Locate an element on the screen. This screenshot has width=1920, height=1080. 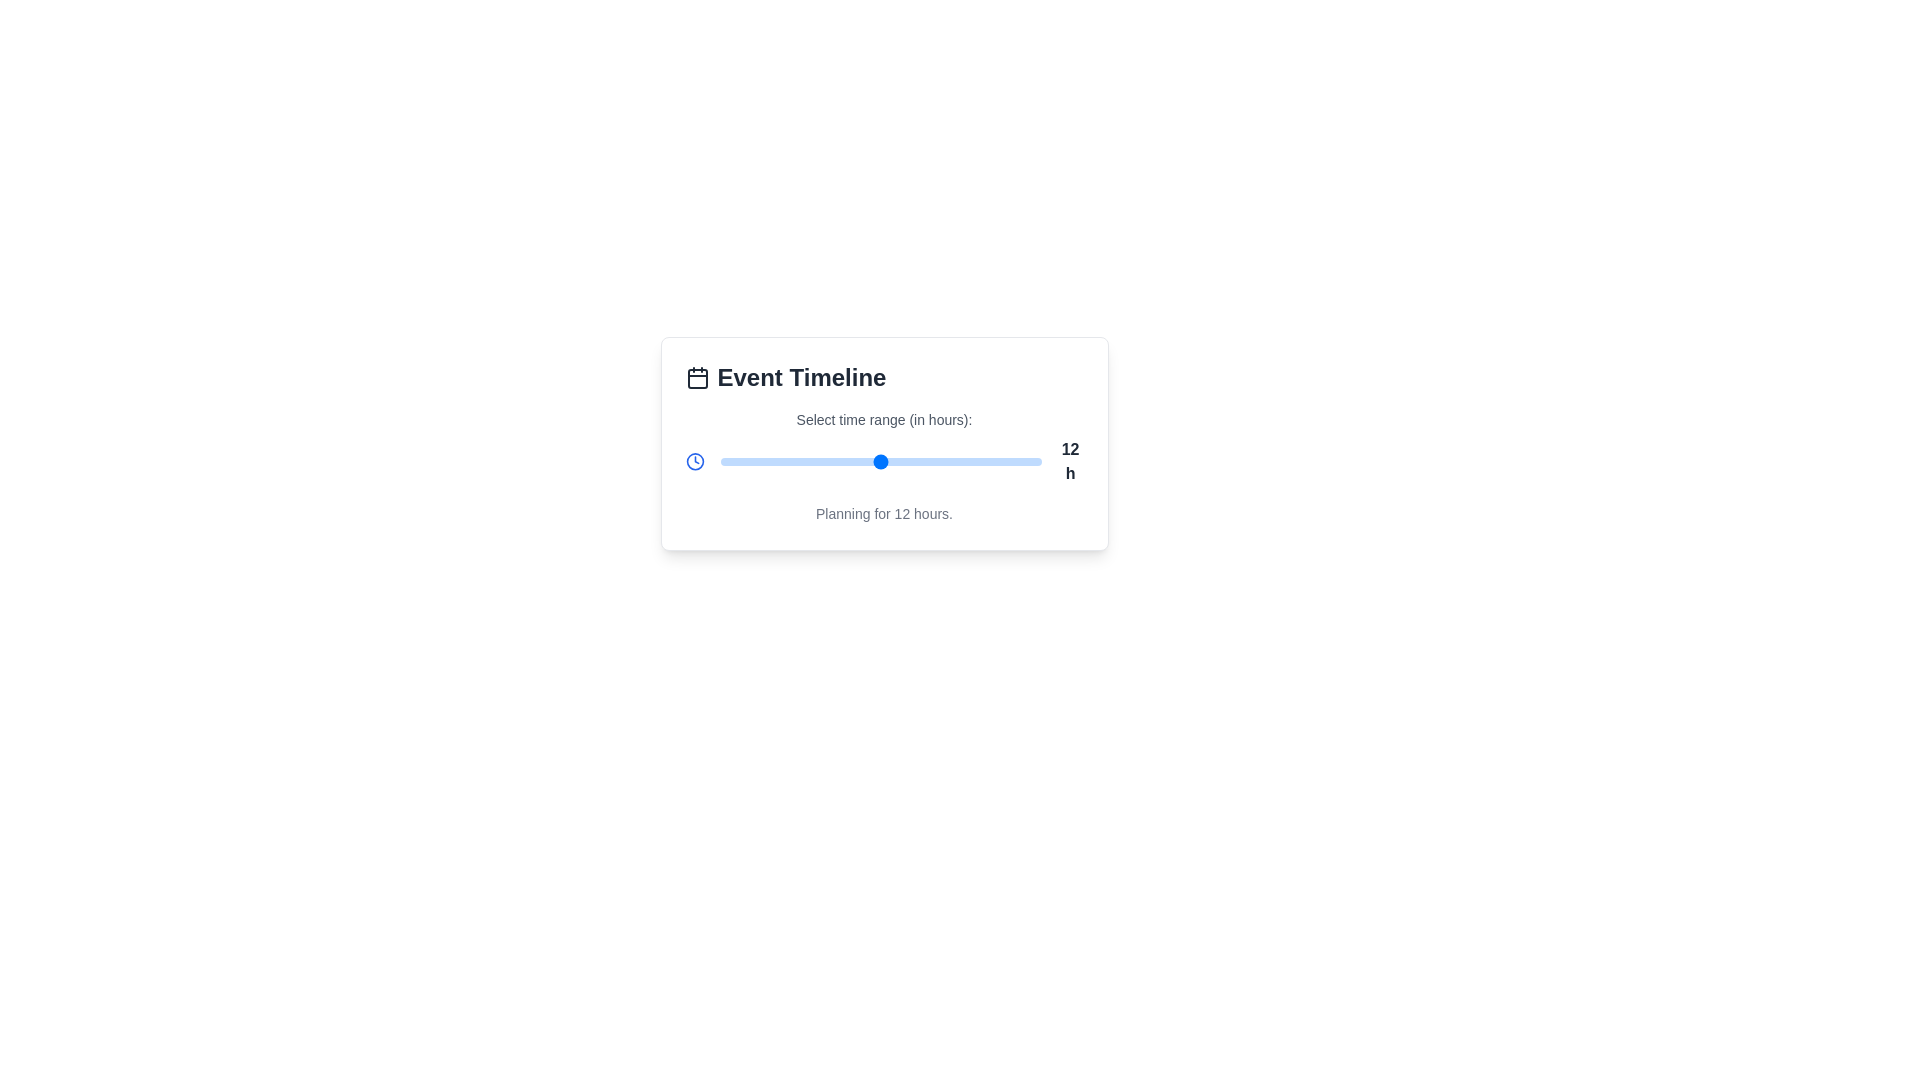
the number of hours is located at coordinates (814, 462).